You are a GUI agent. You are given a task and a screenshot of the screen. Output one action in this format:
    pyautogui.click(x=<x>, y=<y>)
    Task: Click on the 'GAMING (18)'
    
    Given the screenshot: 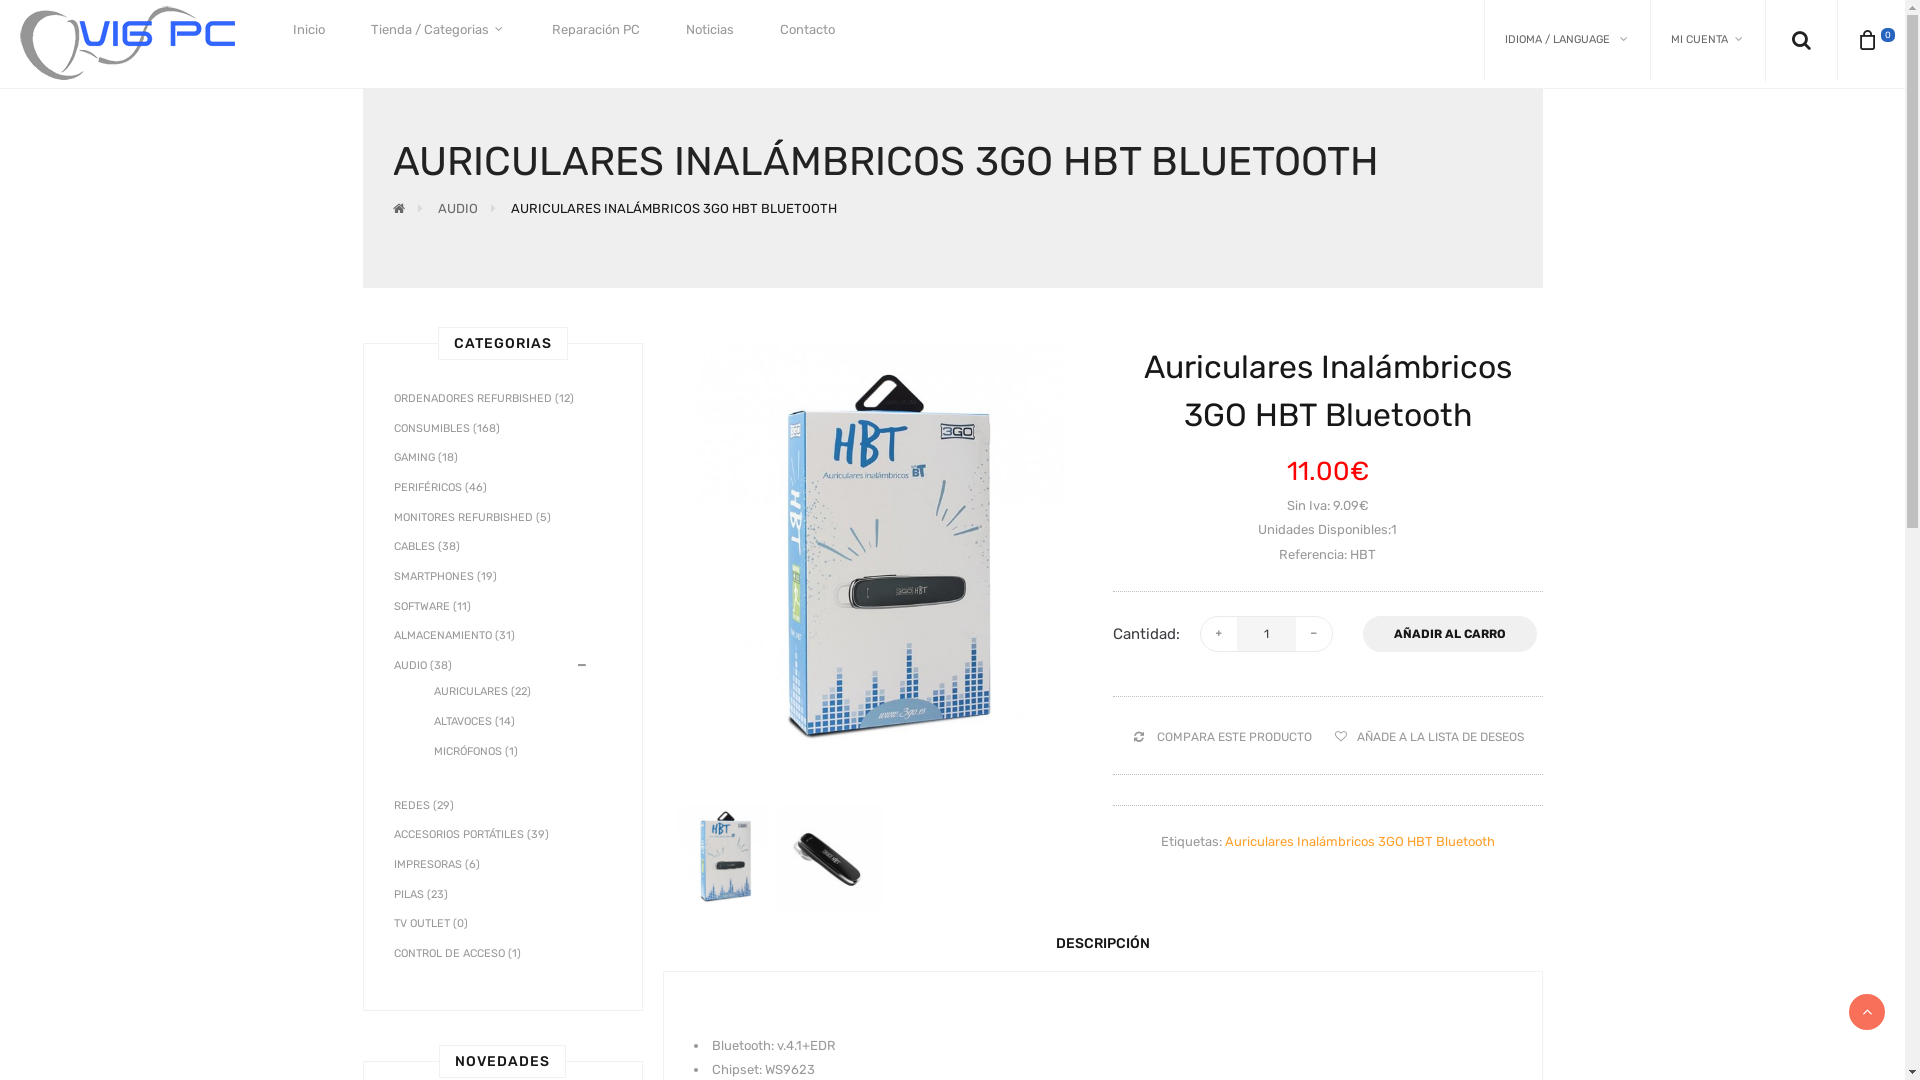 What is the action you would take?
    pyautogui.click(x=425, y=457)
    